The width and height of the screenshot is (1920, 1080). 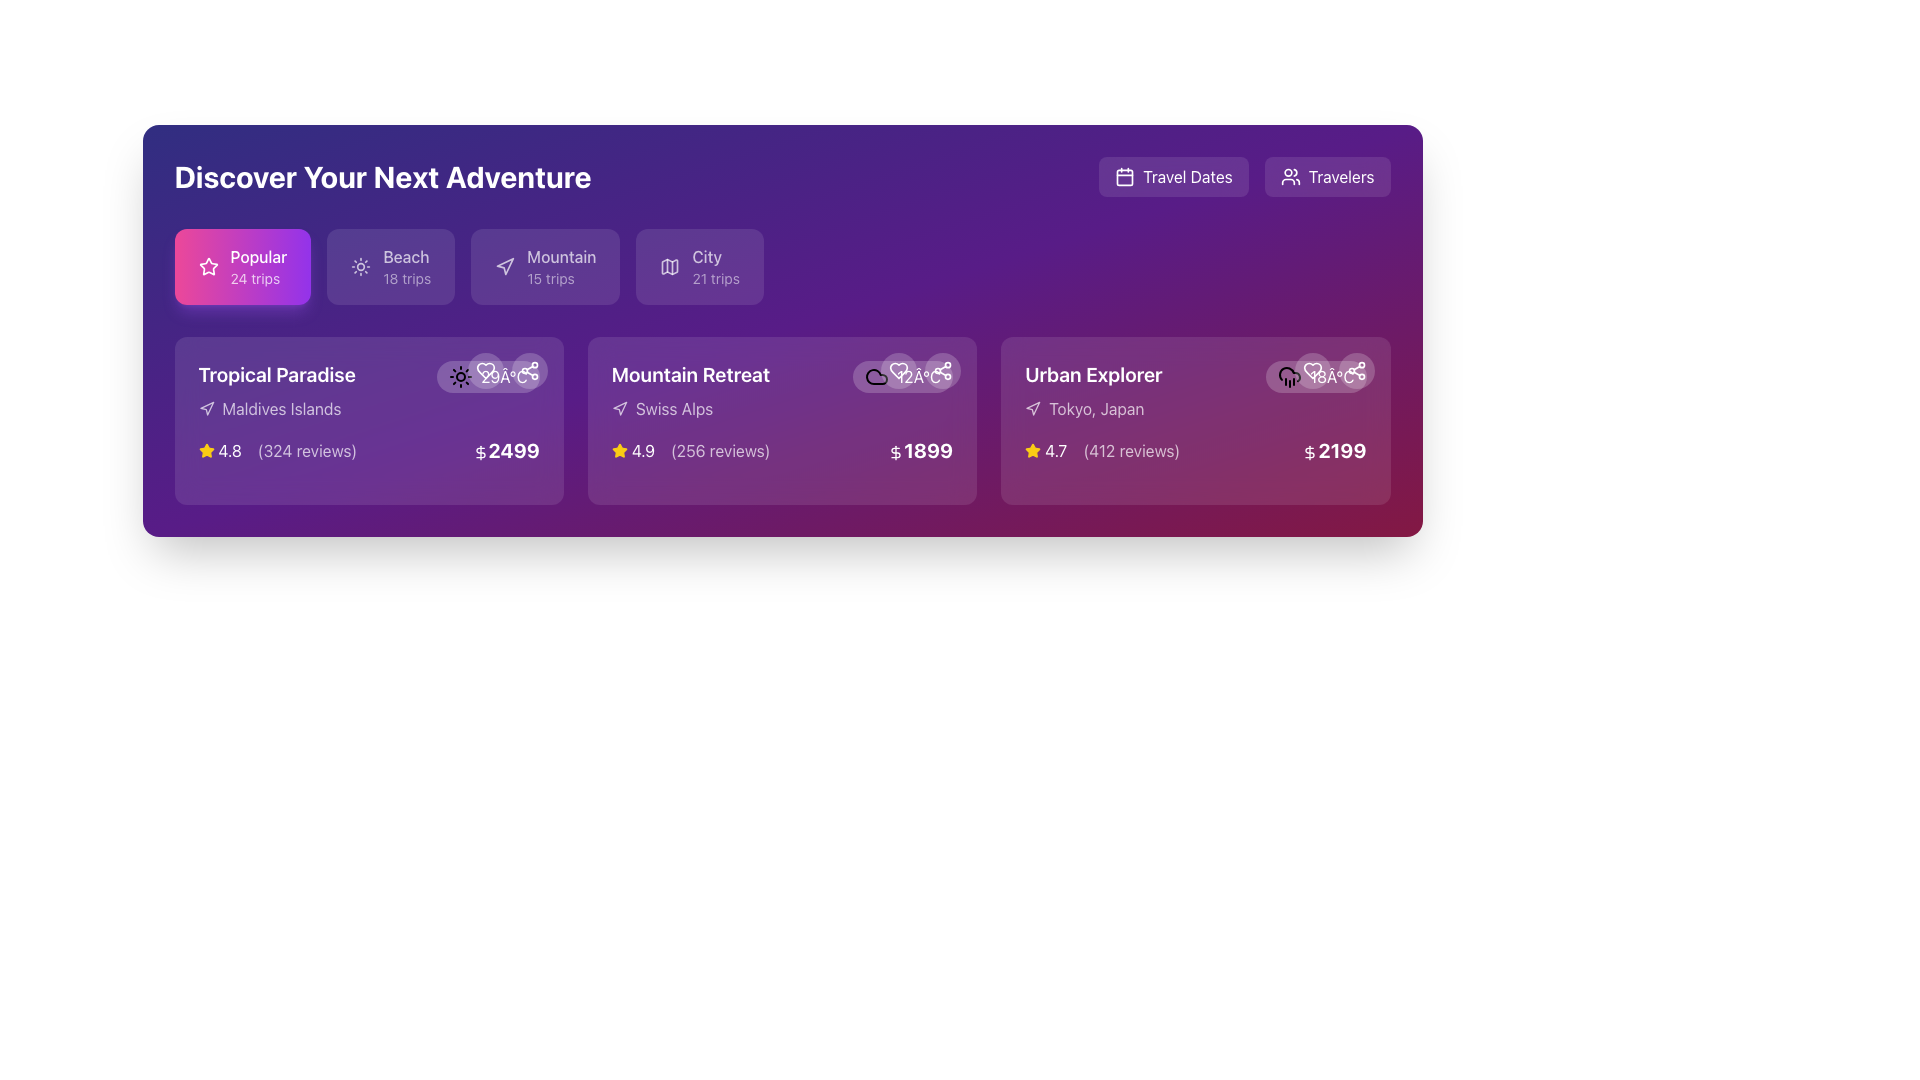 What do you see at coordinates (206, 407) in the screenshot?
I see `the stylized navigation arrow icon located to the immediate left of the 'Maldives Islands' text in the 'Tropical Paradise' section` at bounding box center [206, 407].